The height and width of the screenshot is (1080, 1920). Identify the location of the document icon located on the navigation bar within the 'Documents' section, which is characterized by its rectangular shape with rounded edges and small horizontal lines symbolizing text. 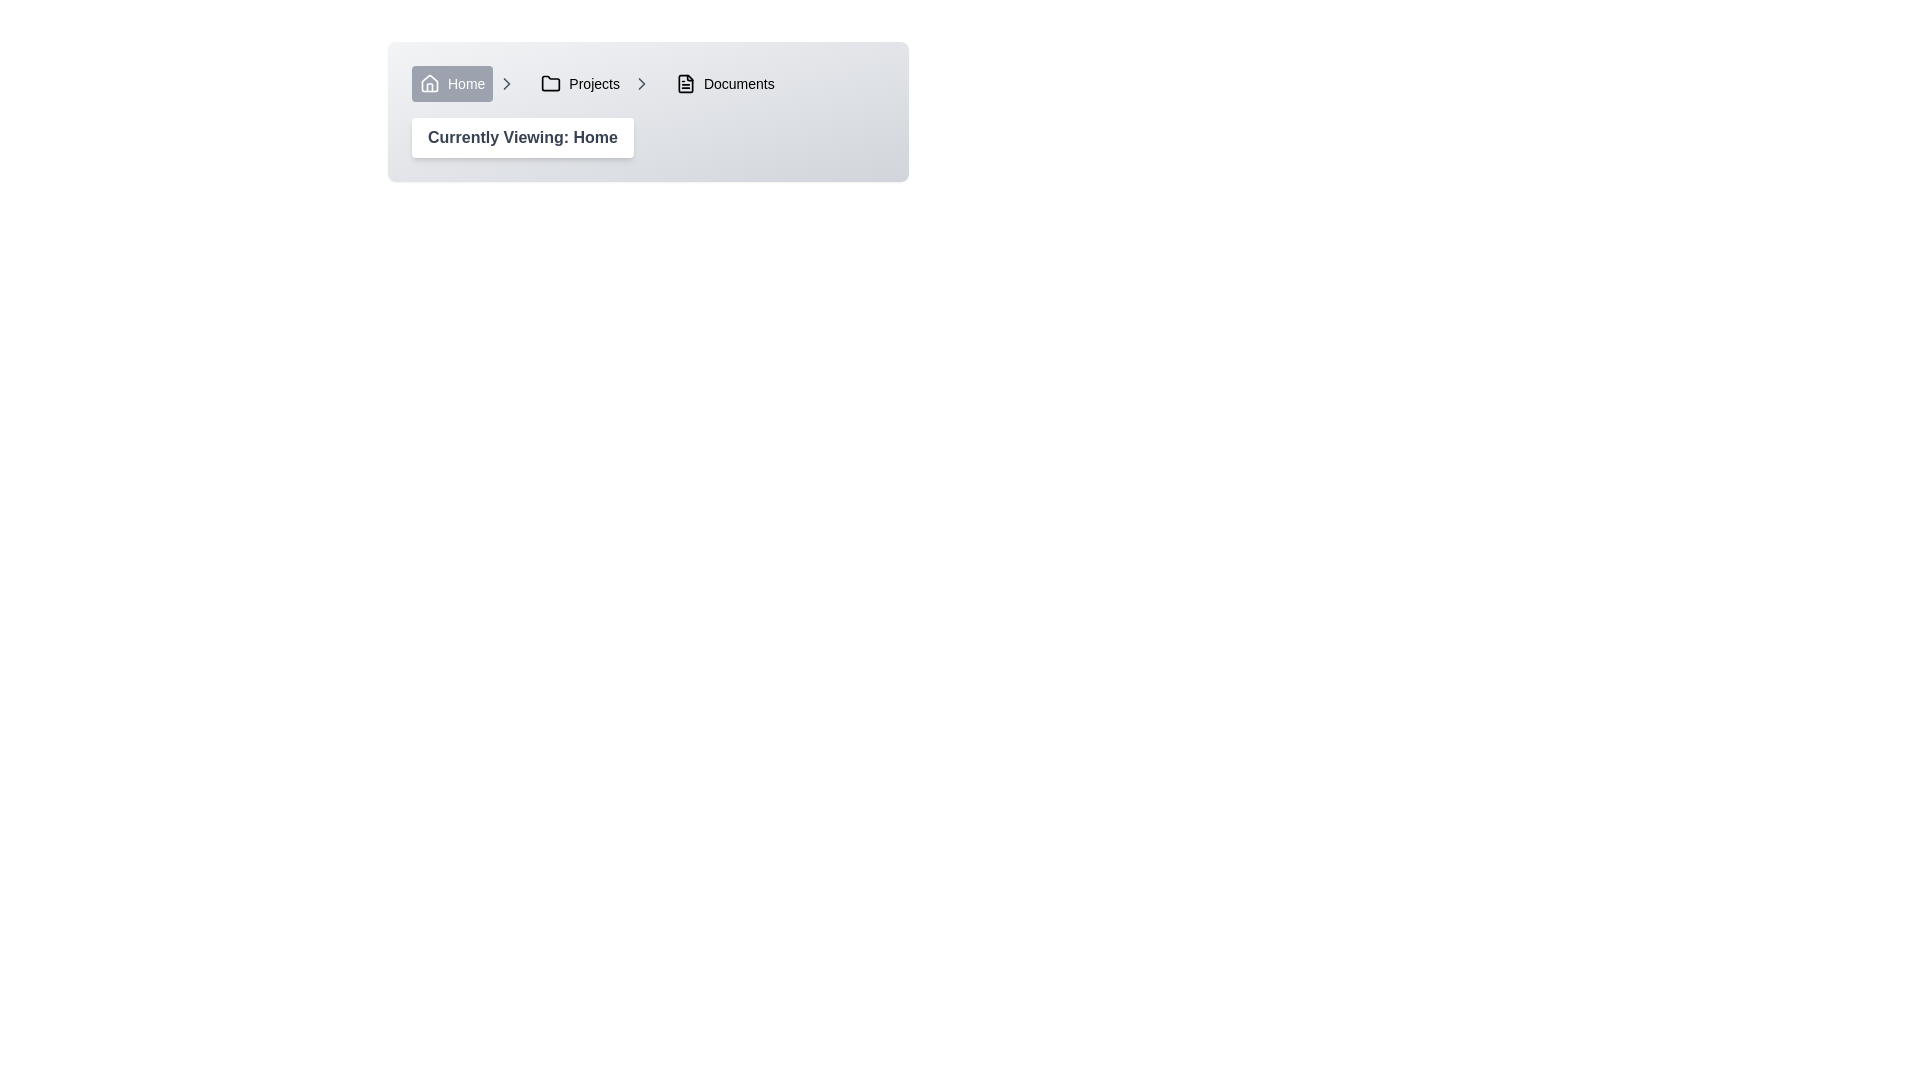
(686, 83).